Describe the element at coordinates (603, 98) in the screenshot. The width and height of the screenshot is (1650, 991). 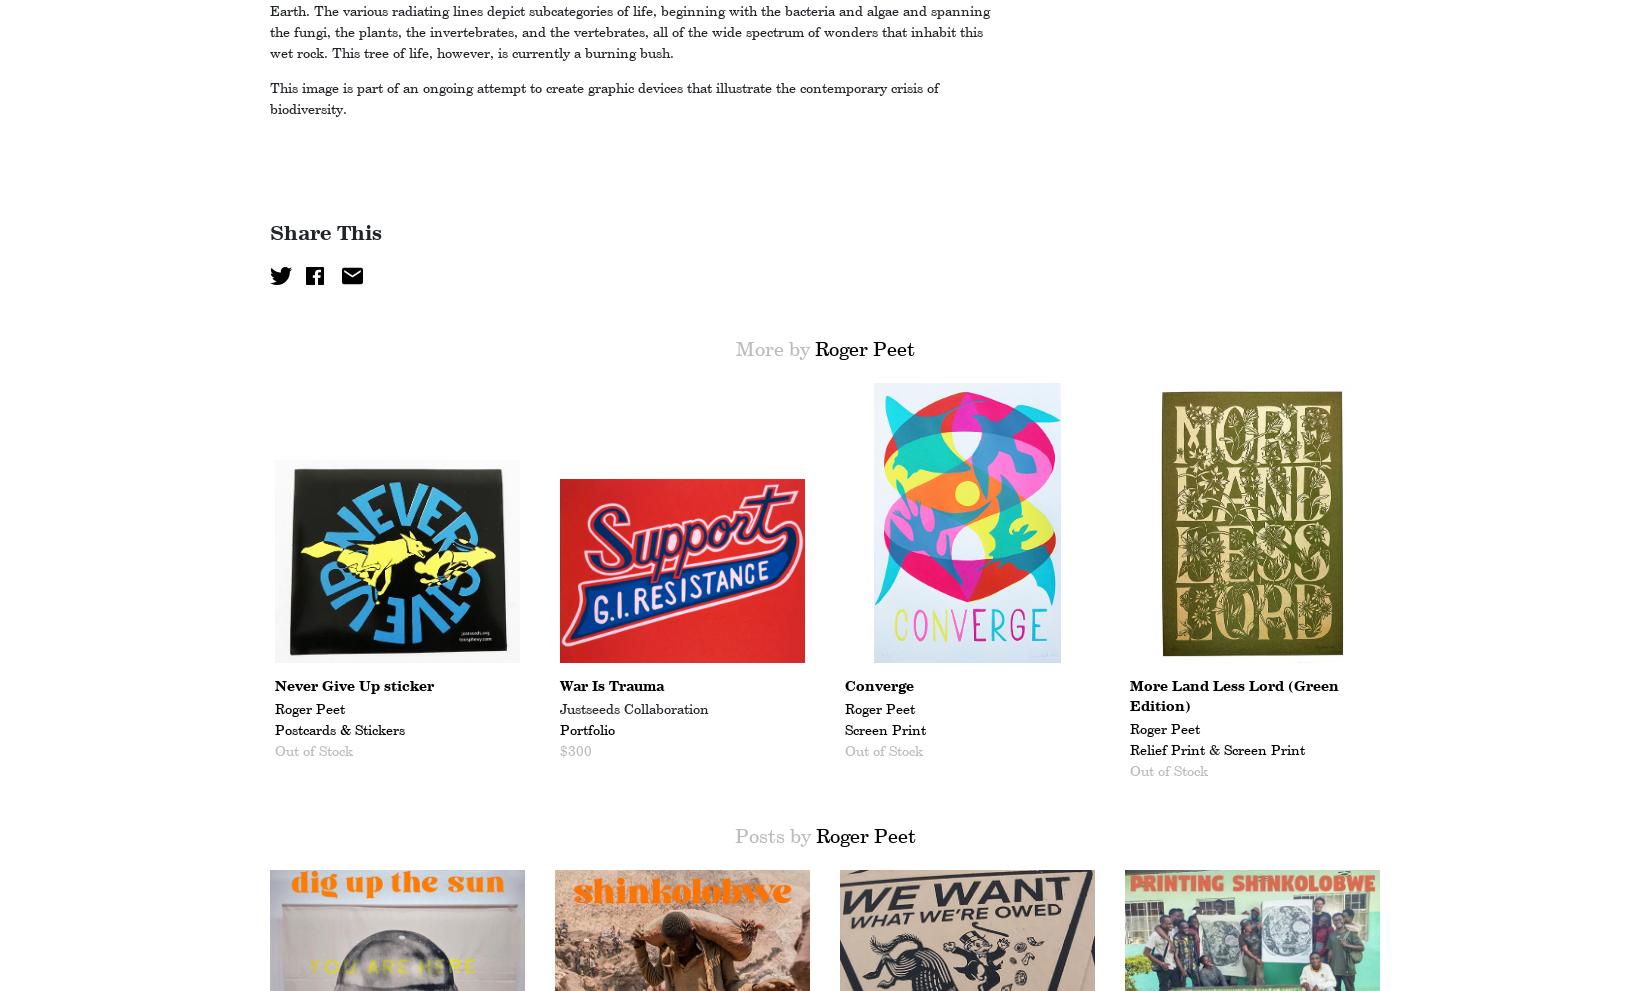
I see `'This image is part of an ongoing attempt to create graphic devices that illustrate the contemporary crisis of biodiversity.'` at that location.